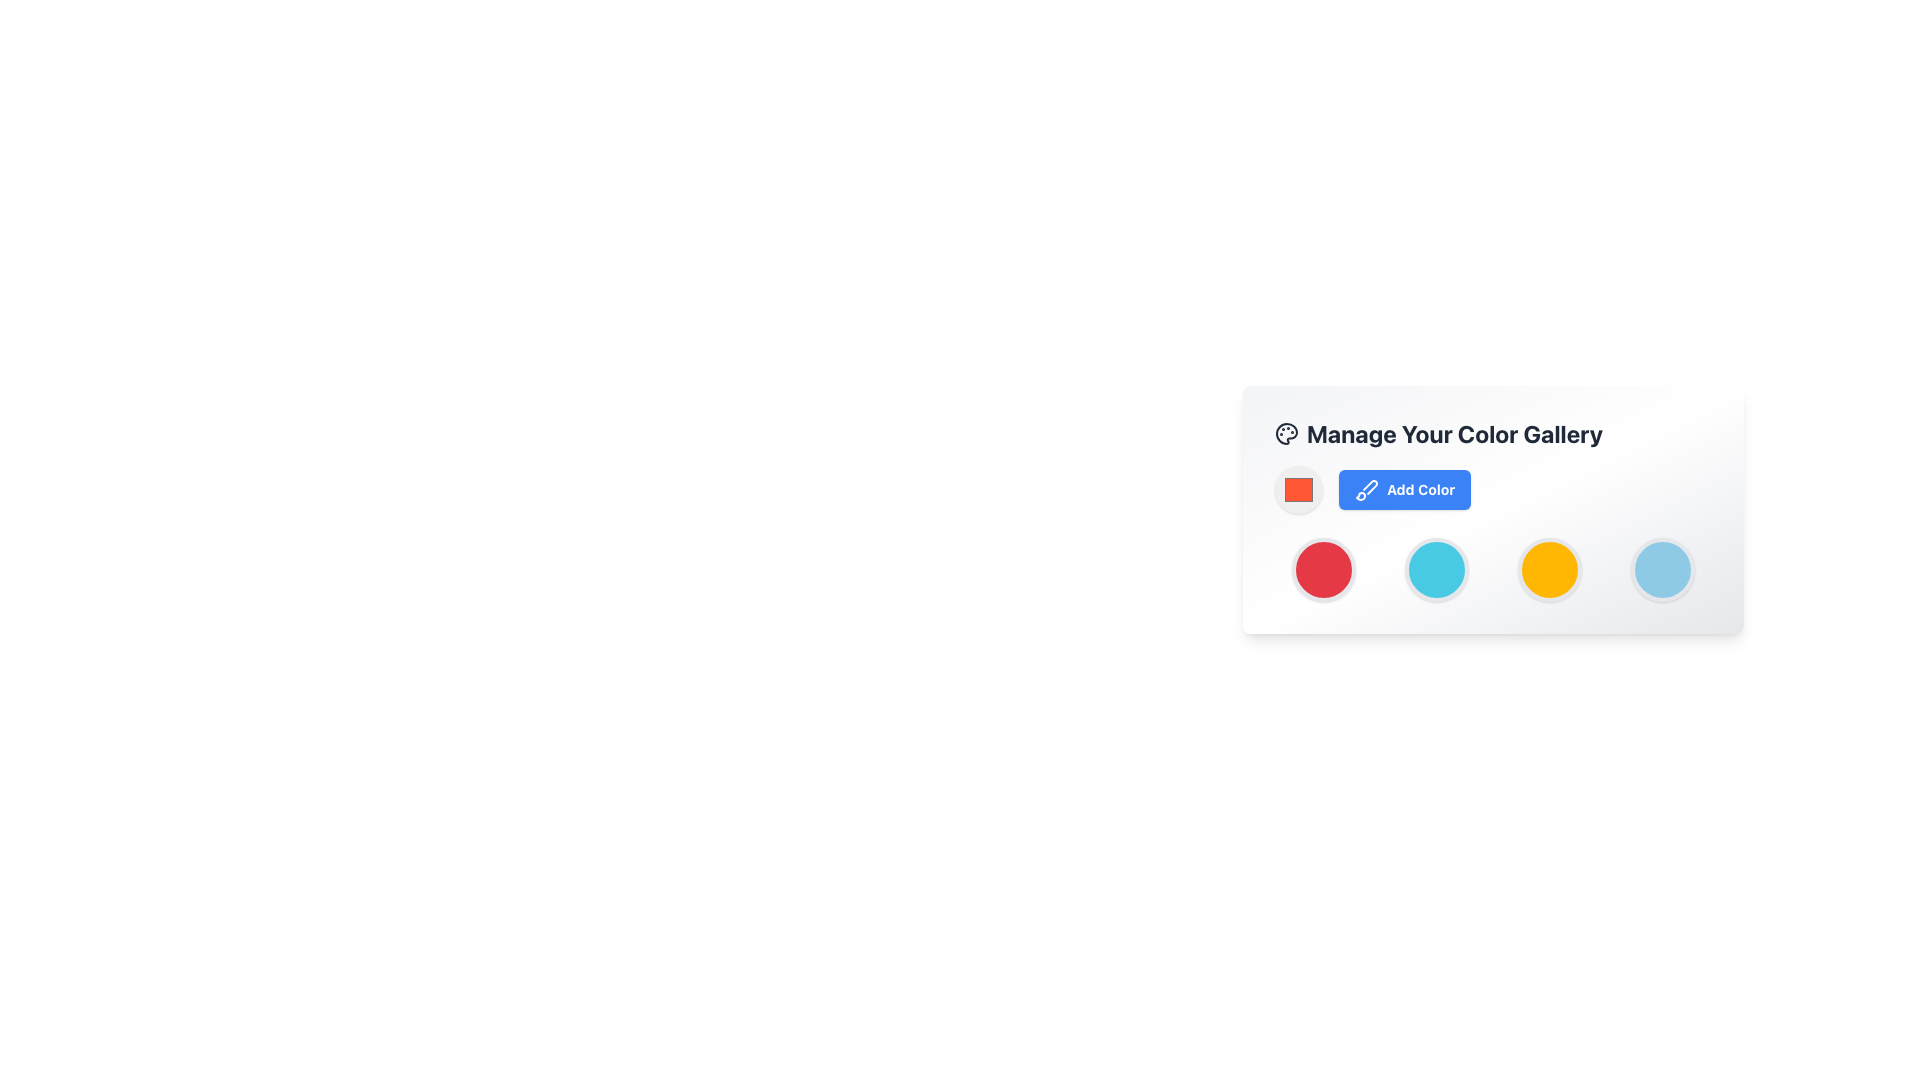  Describe the element at coordinates (1663, 570) in the screenshot. I see `the fourth circular color choice indicator in the 'Manage Your Color Gallery' panel` at that location.